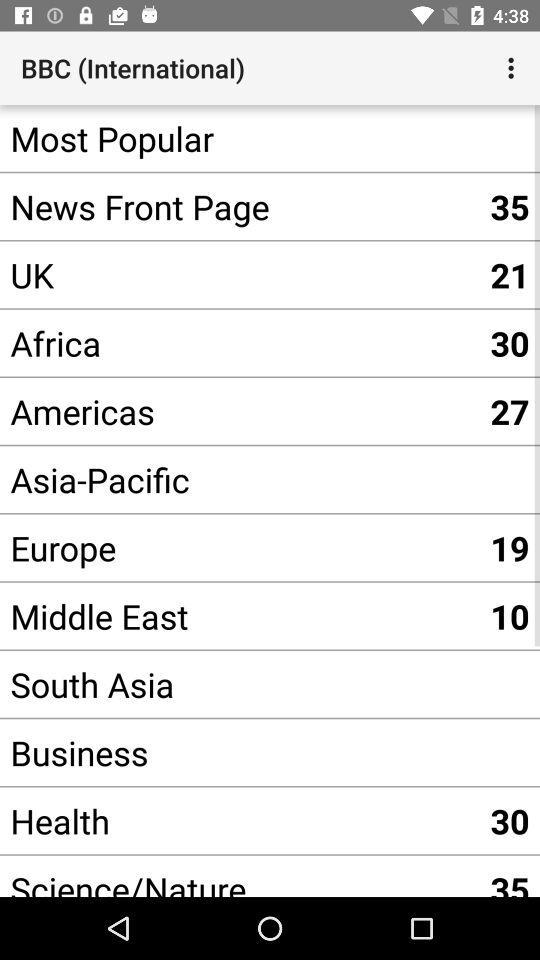 The height and width of the screenshot is (960, 540). What do you see at coordinates (239, 479) in the screenshot?
I see `the app next to the 27 app` at bounding box center [239, 479].